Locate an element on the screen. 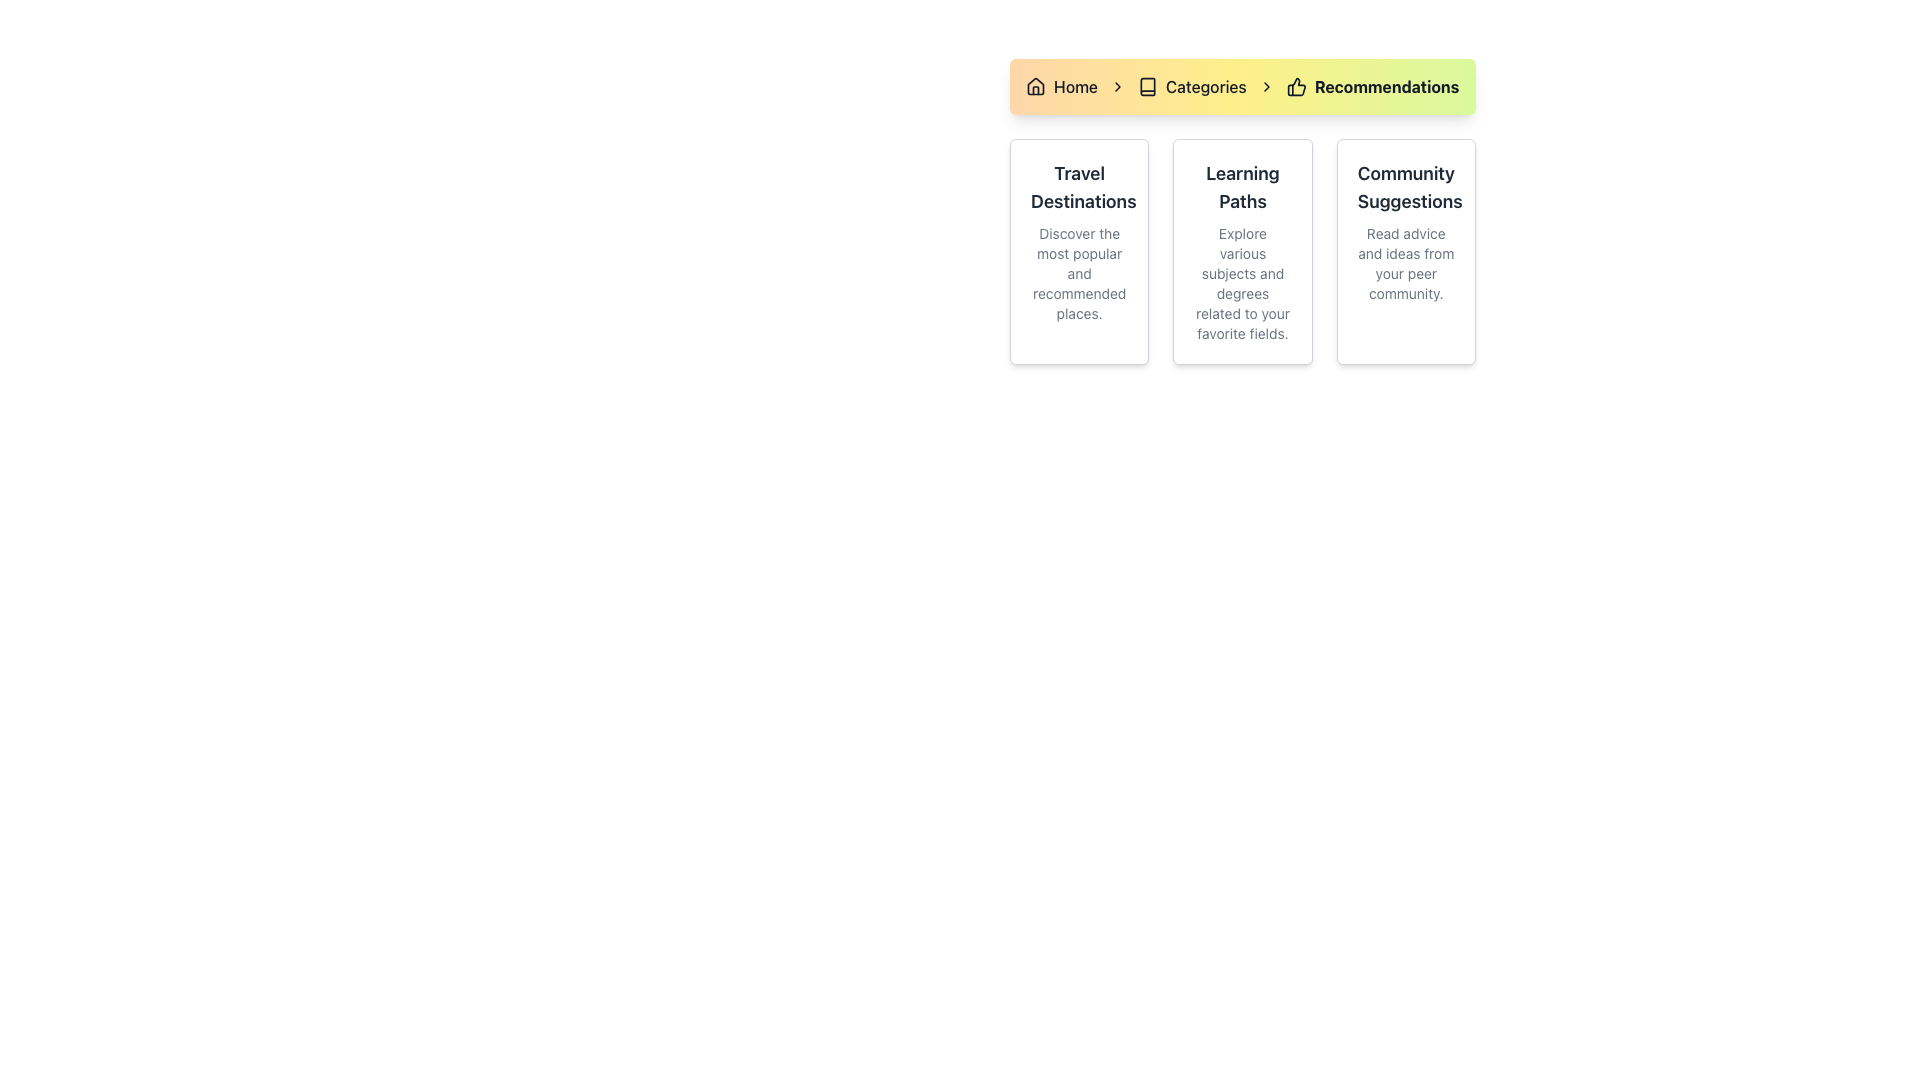 The height and width of the screenshot is (1080, 1920). the Navigation Breadcrumb element at the top-center of the interface is located at coordinates (1242, 86).